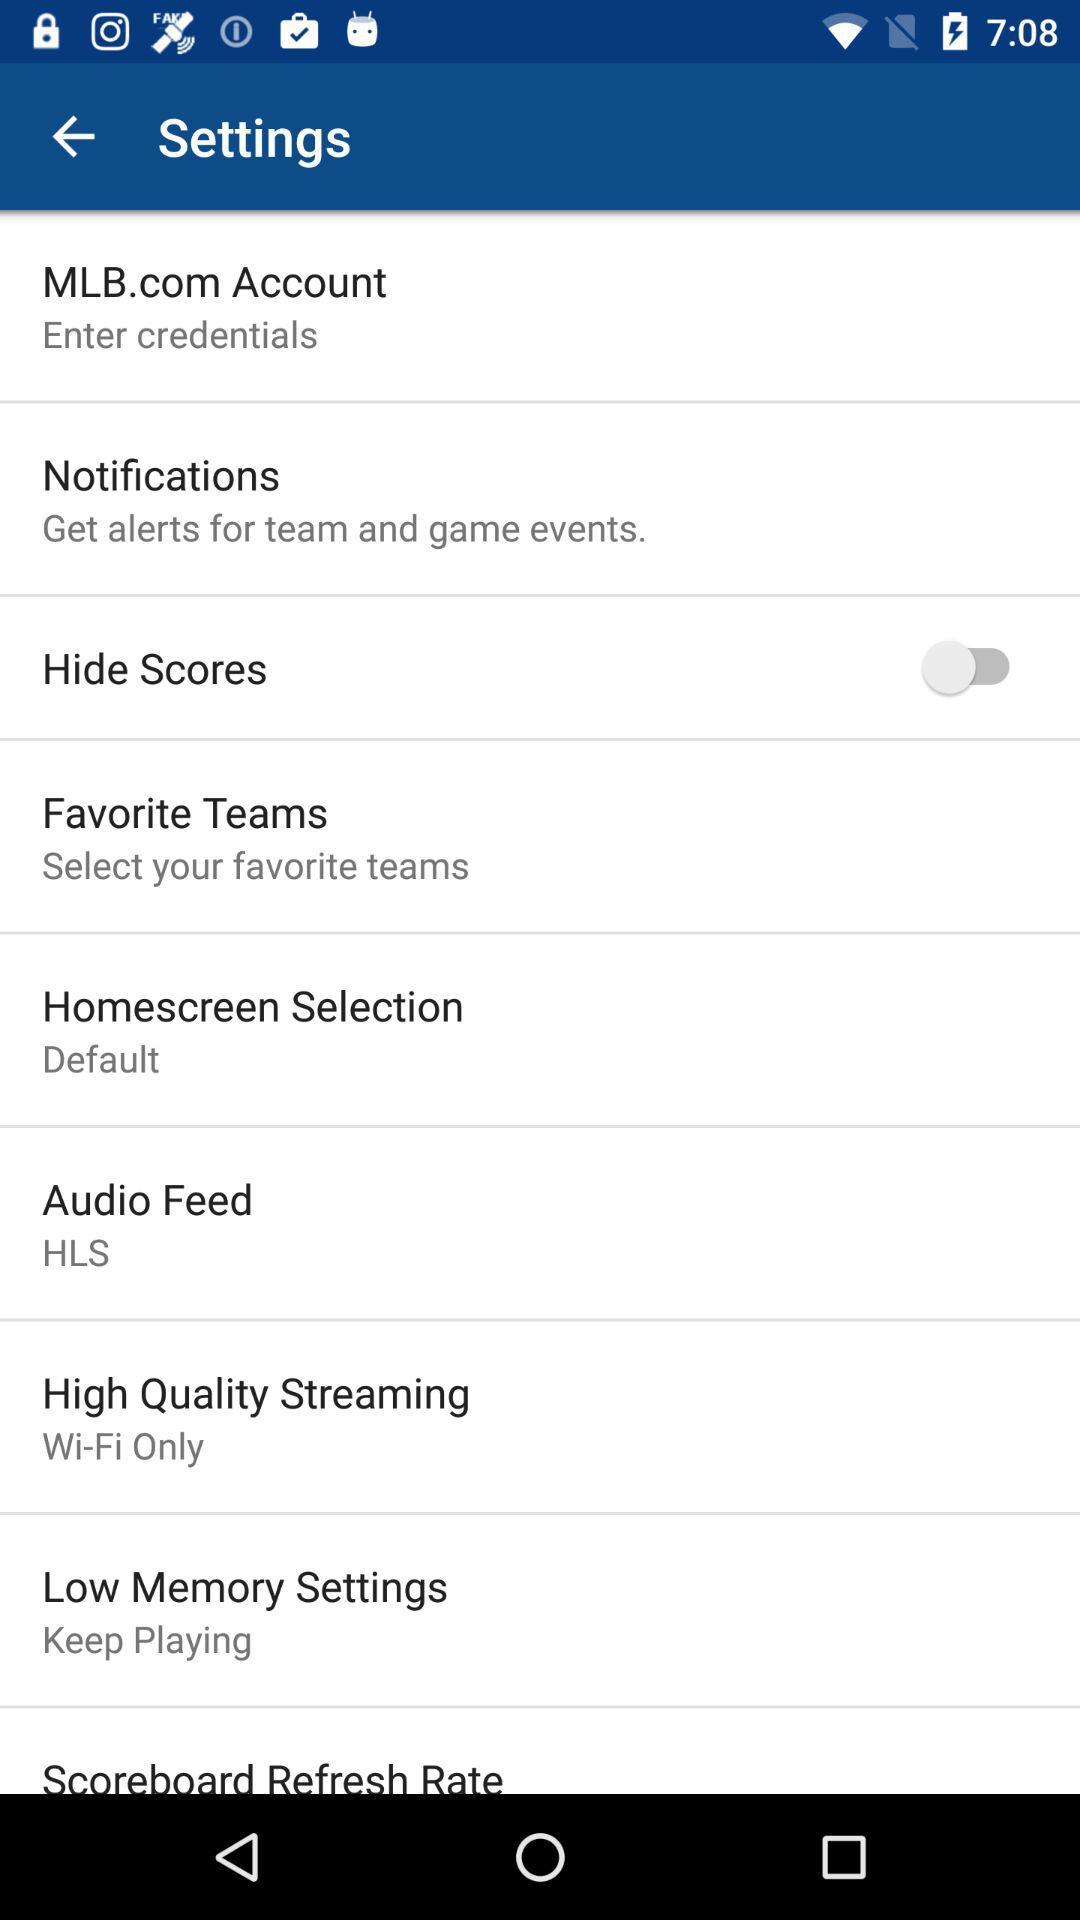 This screenshot has height=1920, width=1080. What do you see at coordinates (252, 1004) in the screenshot?
I see `the homescreen selection` at bounding box center [252, 1004].